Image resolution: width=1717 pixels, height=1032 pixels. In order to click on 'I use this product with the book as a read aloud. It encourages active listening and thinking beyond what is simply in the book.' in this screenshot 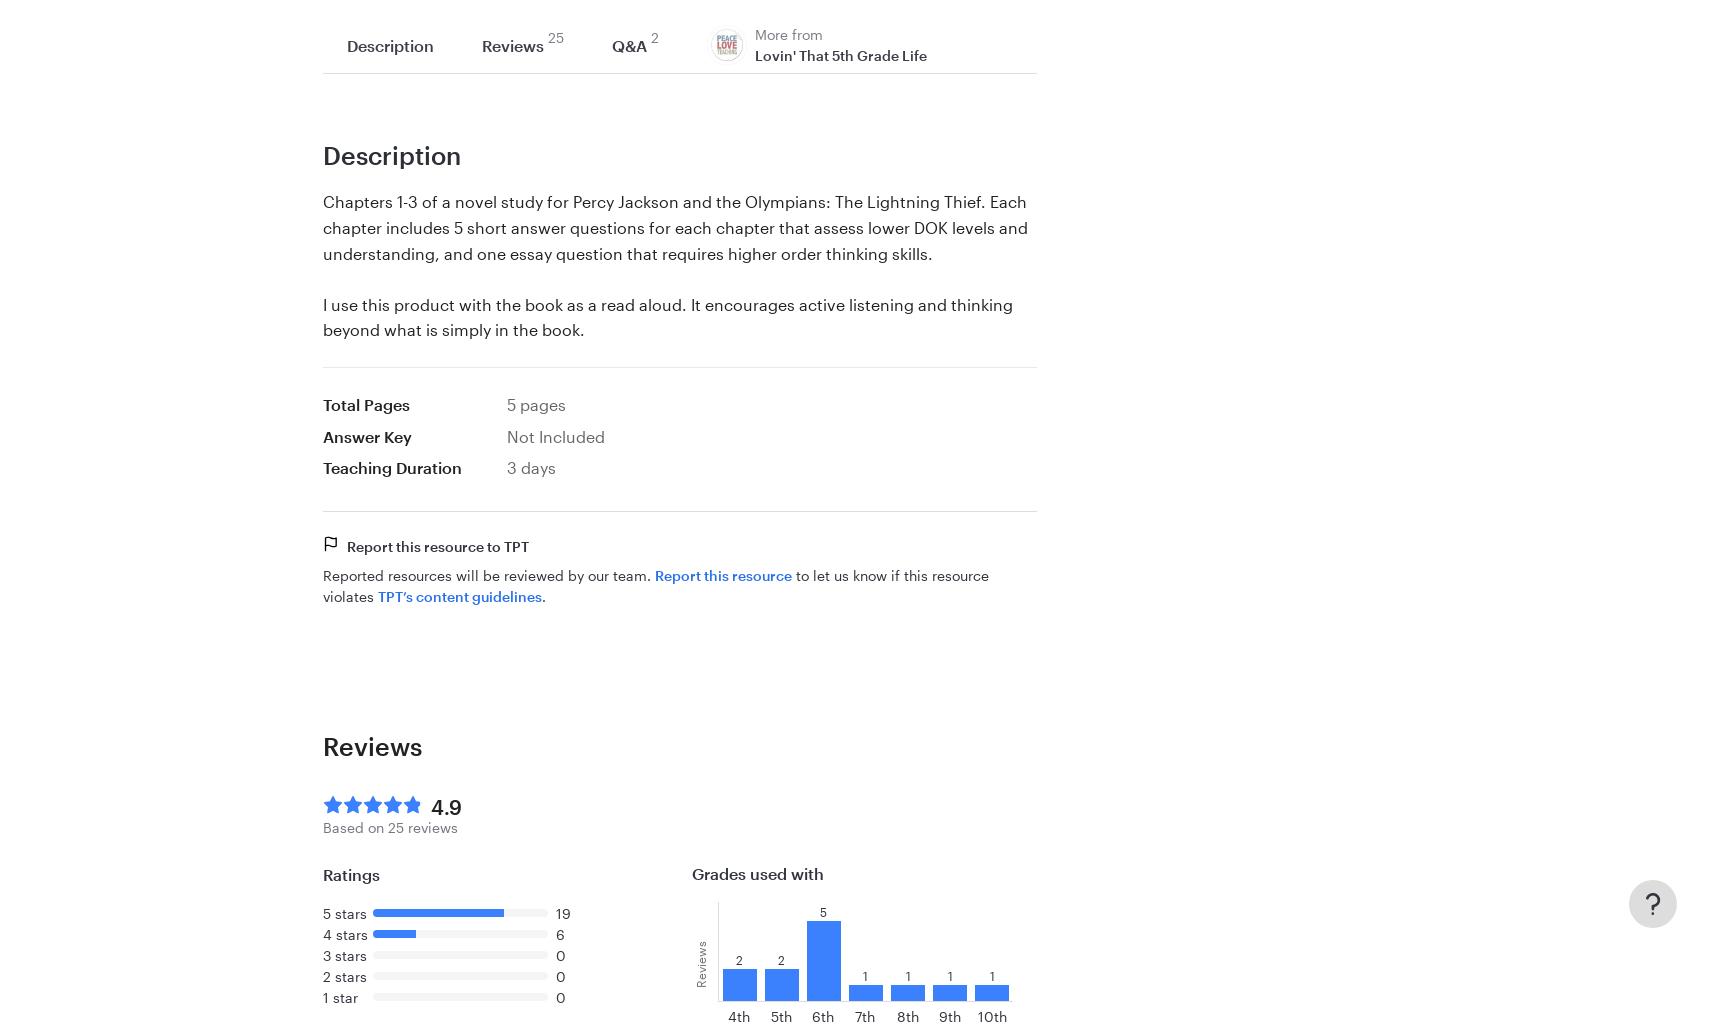, I will do `click(666, 316)`.